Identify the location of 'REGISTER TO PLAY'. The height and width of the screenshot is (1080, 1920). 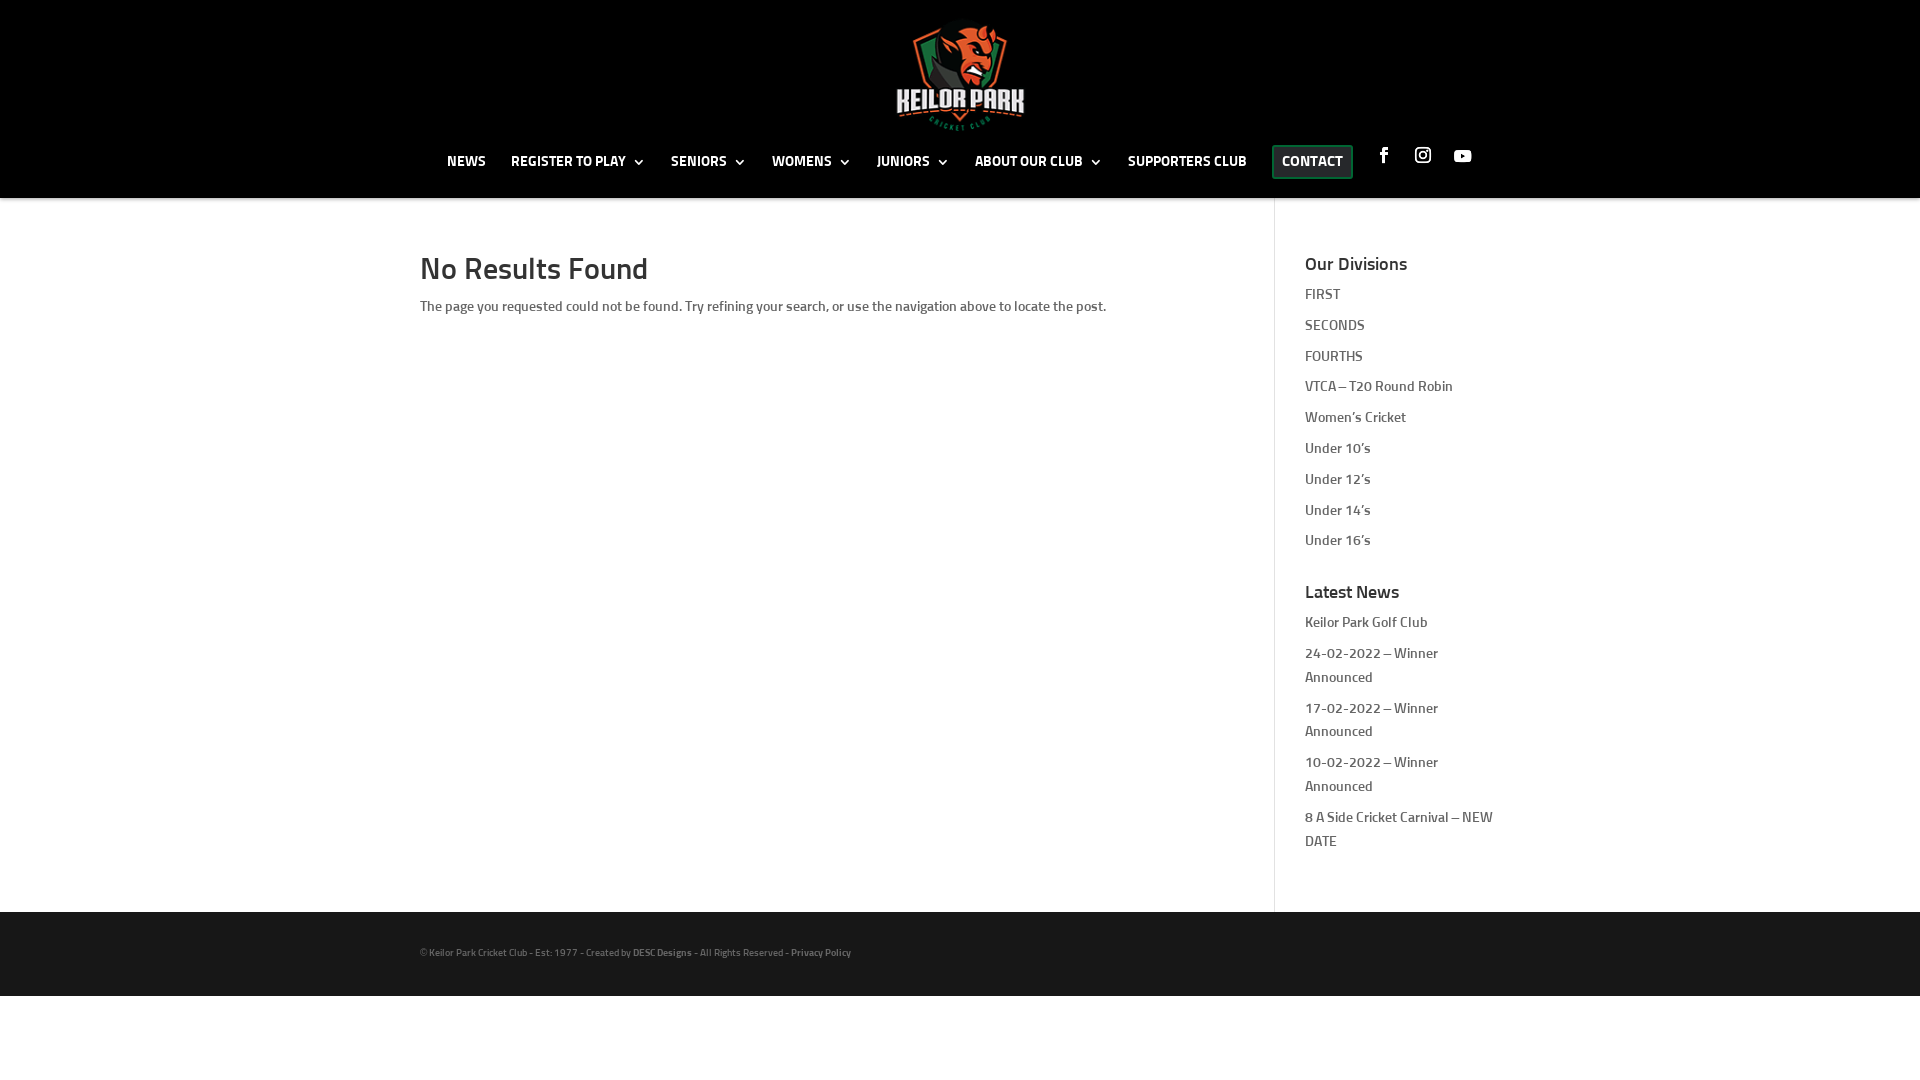
(509, 174).